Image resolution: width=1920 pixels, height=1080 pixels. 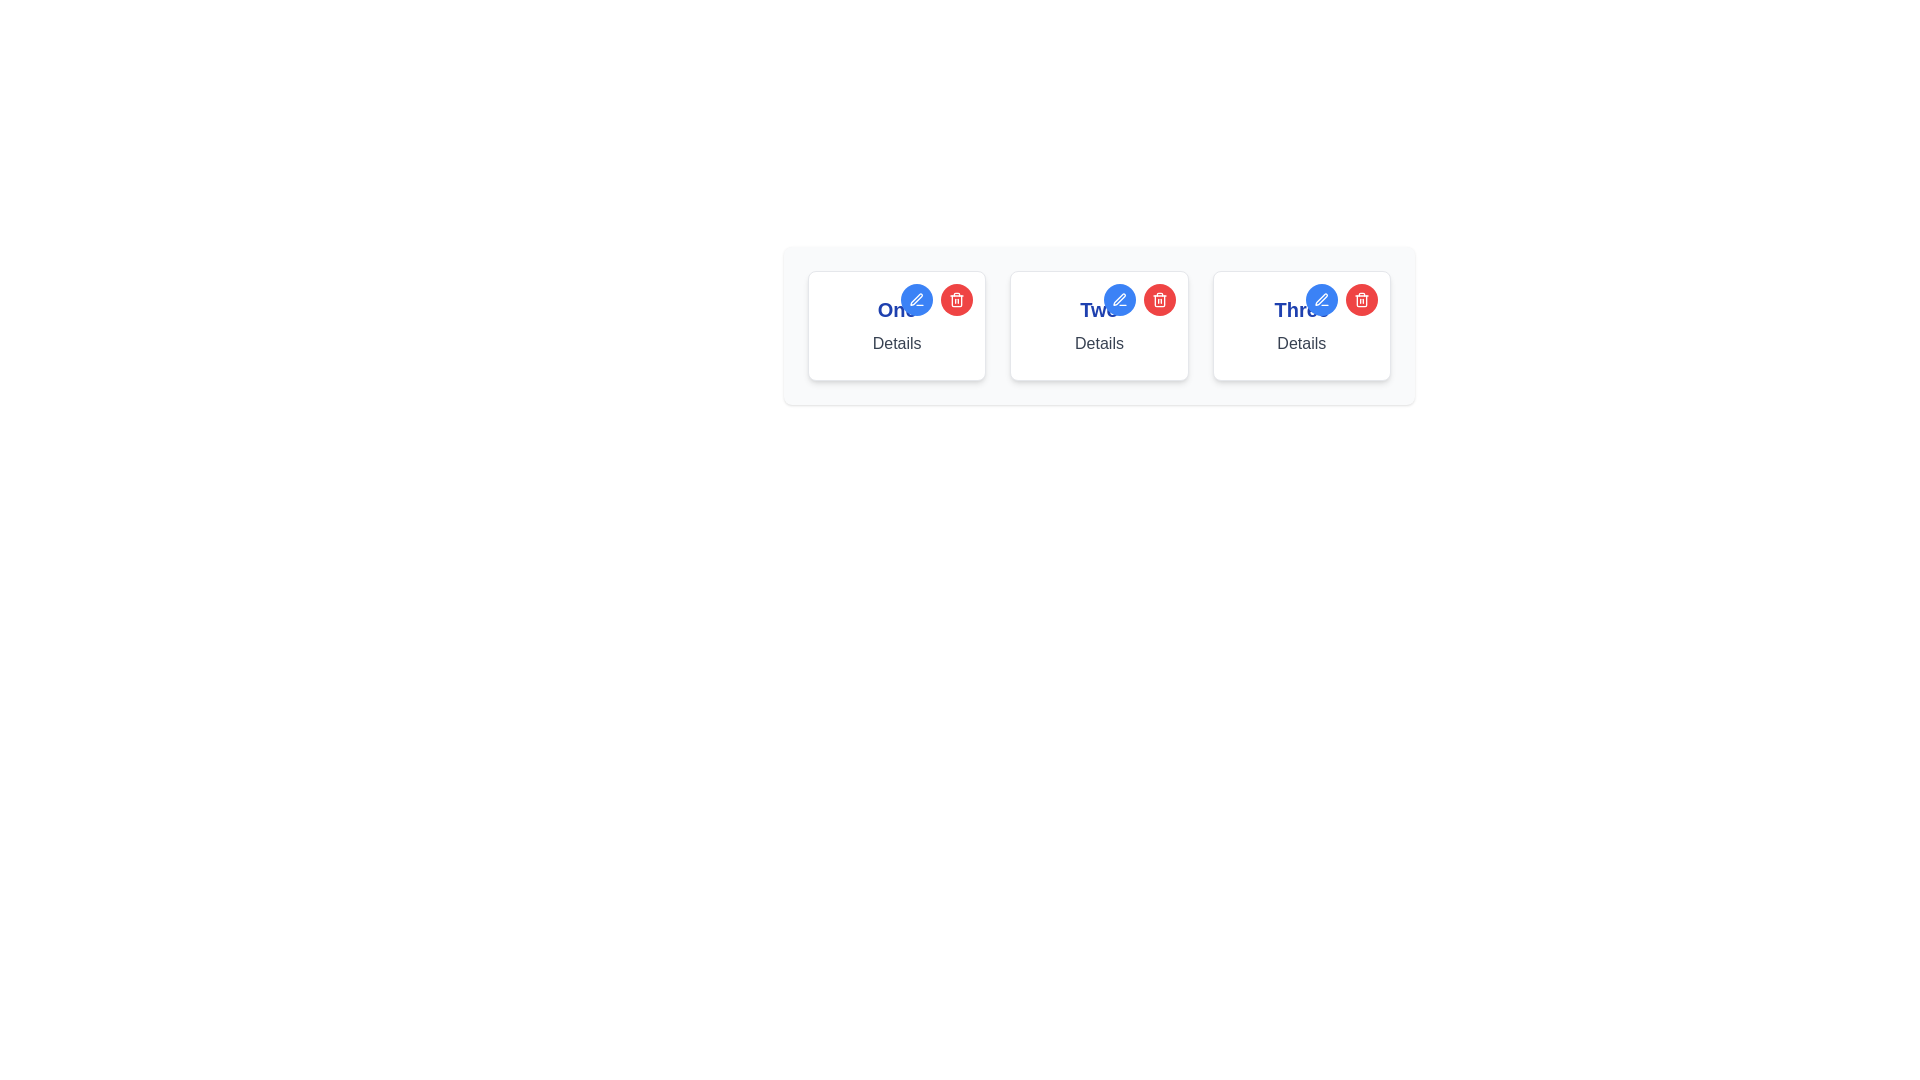 I want to click on the stylized pen icon located within the blue circular region on the second card from the left, situated to the left of the red circular icon, so click(x=915, y=299).